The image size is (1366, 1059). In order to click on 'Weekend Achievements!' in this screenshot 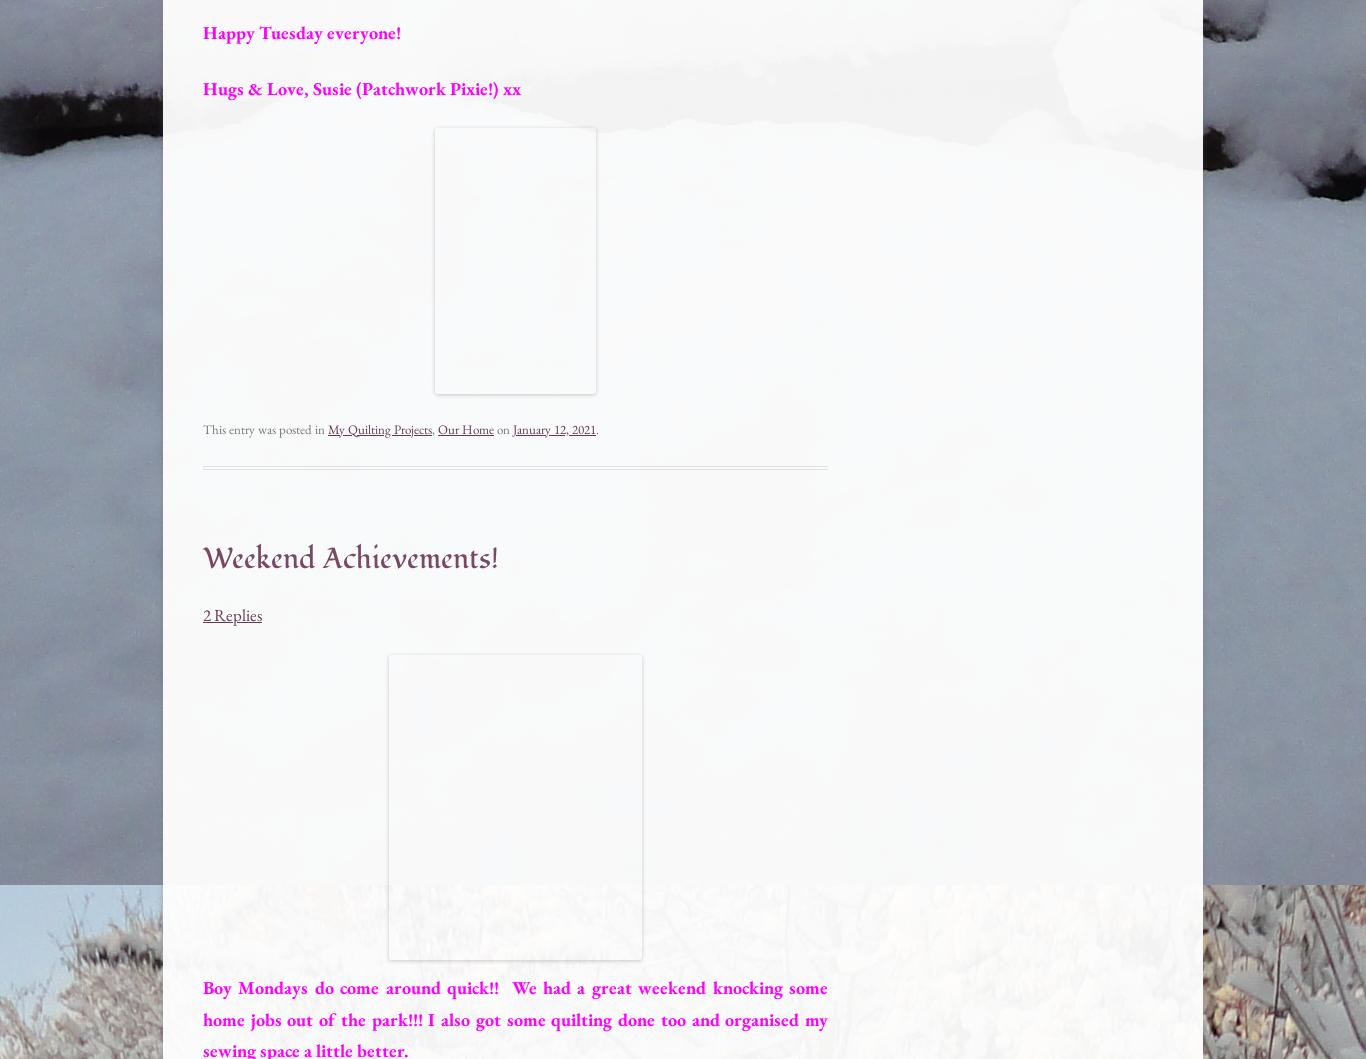, I will do `click(350, 556)`.